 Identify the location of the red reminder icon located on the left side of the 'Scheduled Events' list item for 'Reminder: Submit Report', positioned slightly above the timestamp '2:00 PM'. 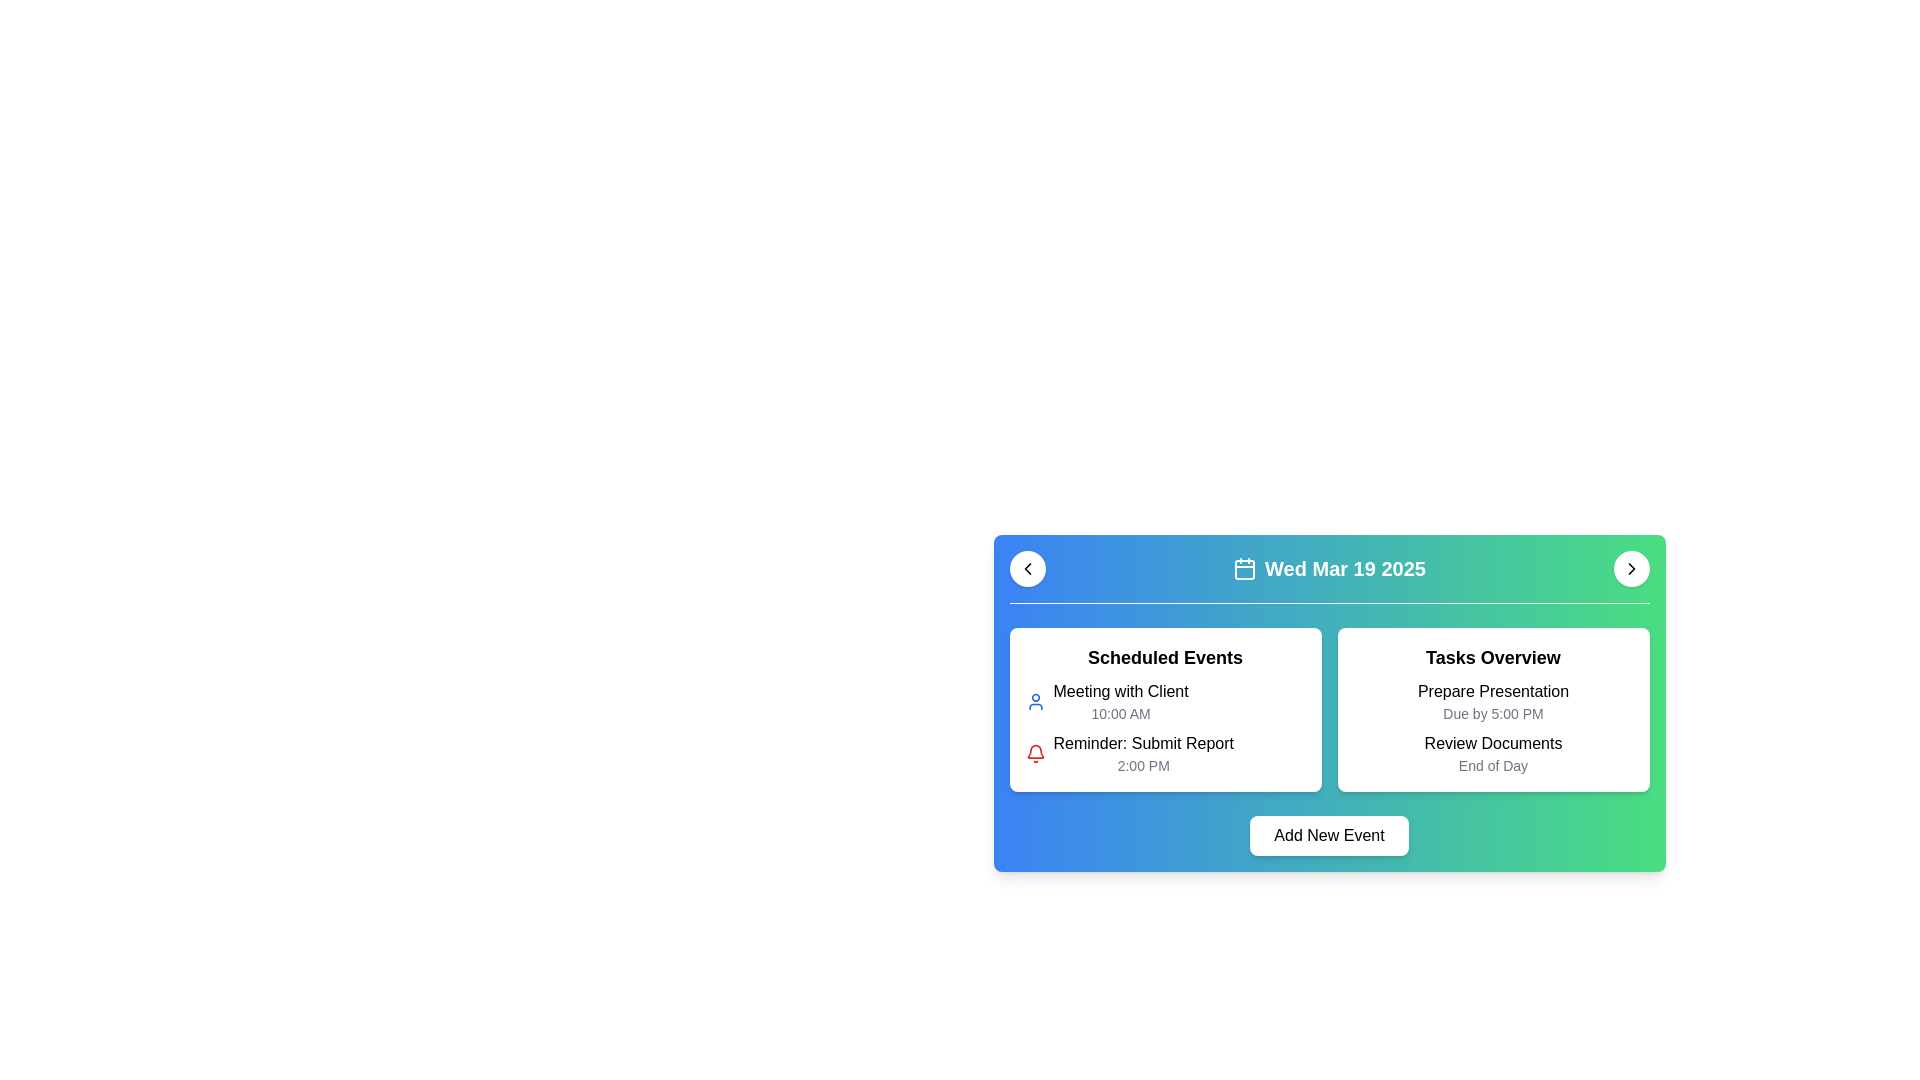
(1035, 753).